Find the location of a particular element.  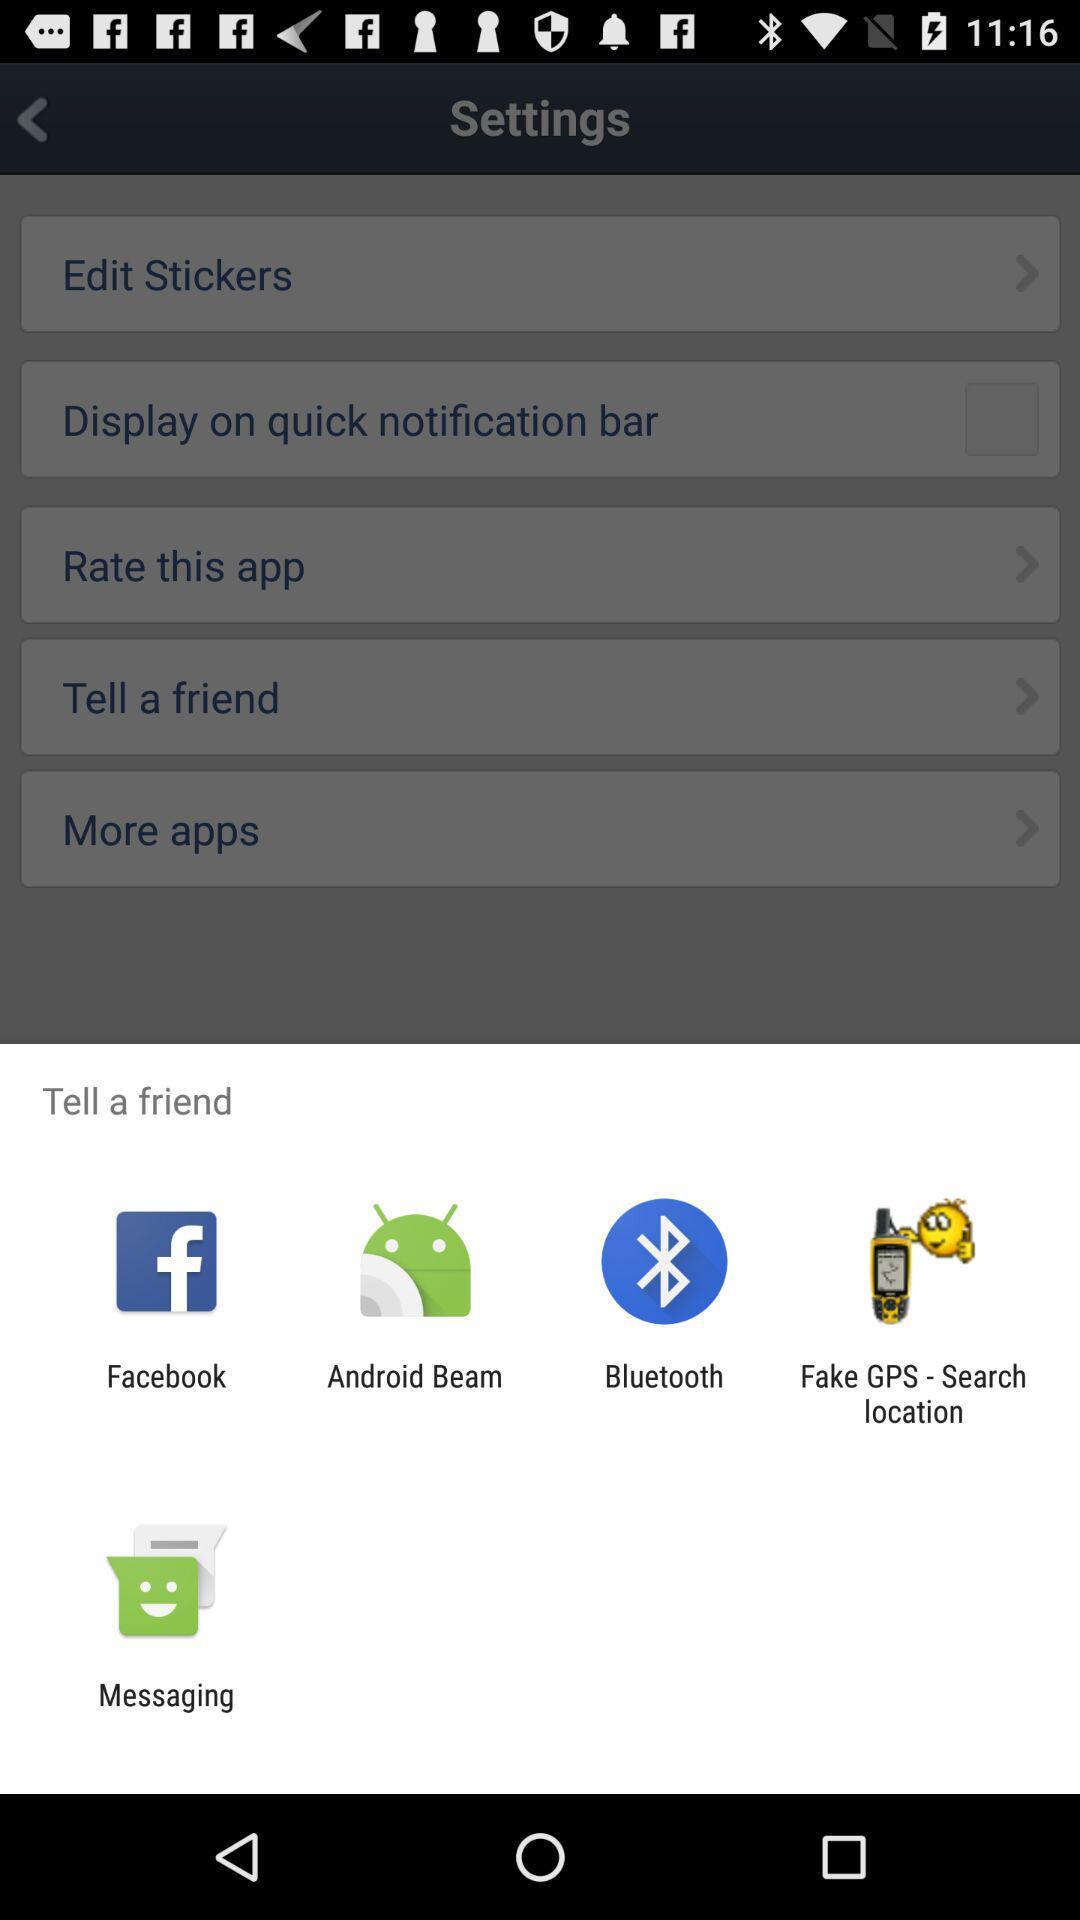

android beam app is located at coordinates (414, 1392).